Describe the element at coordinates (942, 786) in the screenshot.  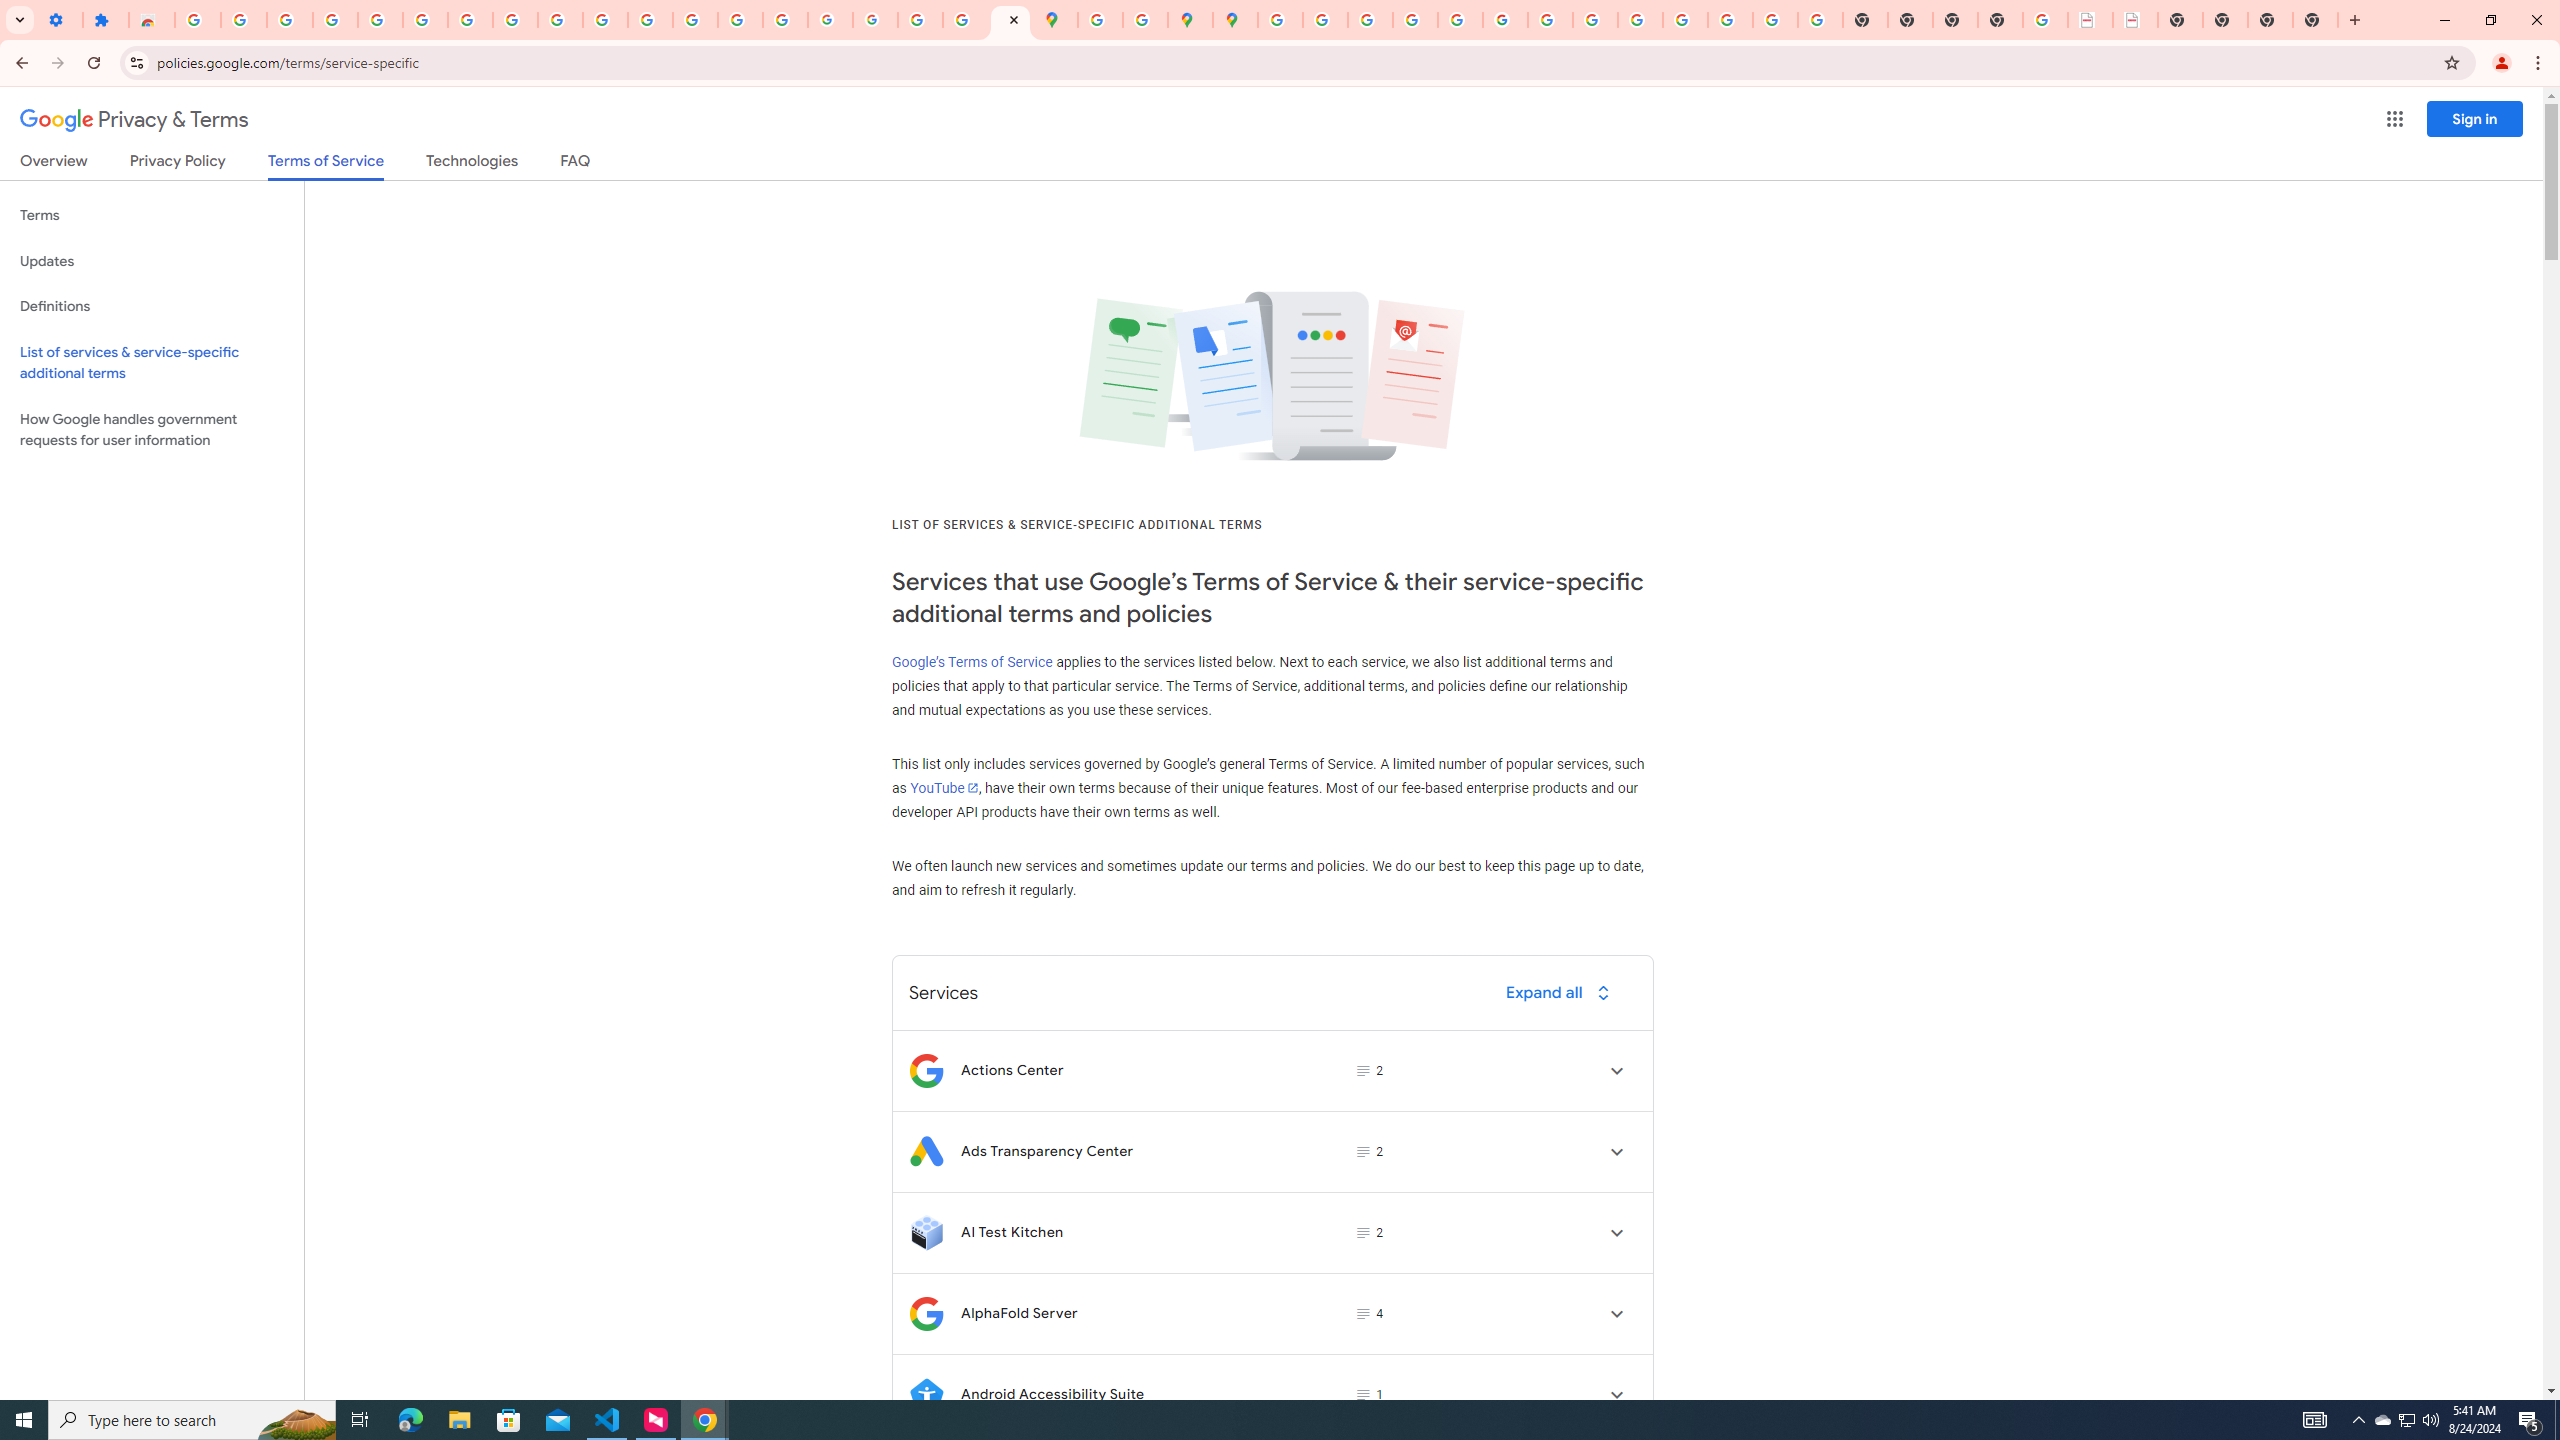
I see `'YouTube'` at that location.